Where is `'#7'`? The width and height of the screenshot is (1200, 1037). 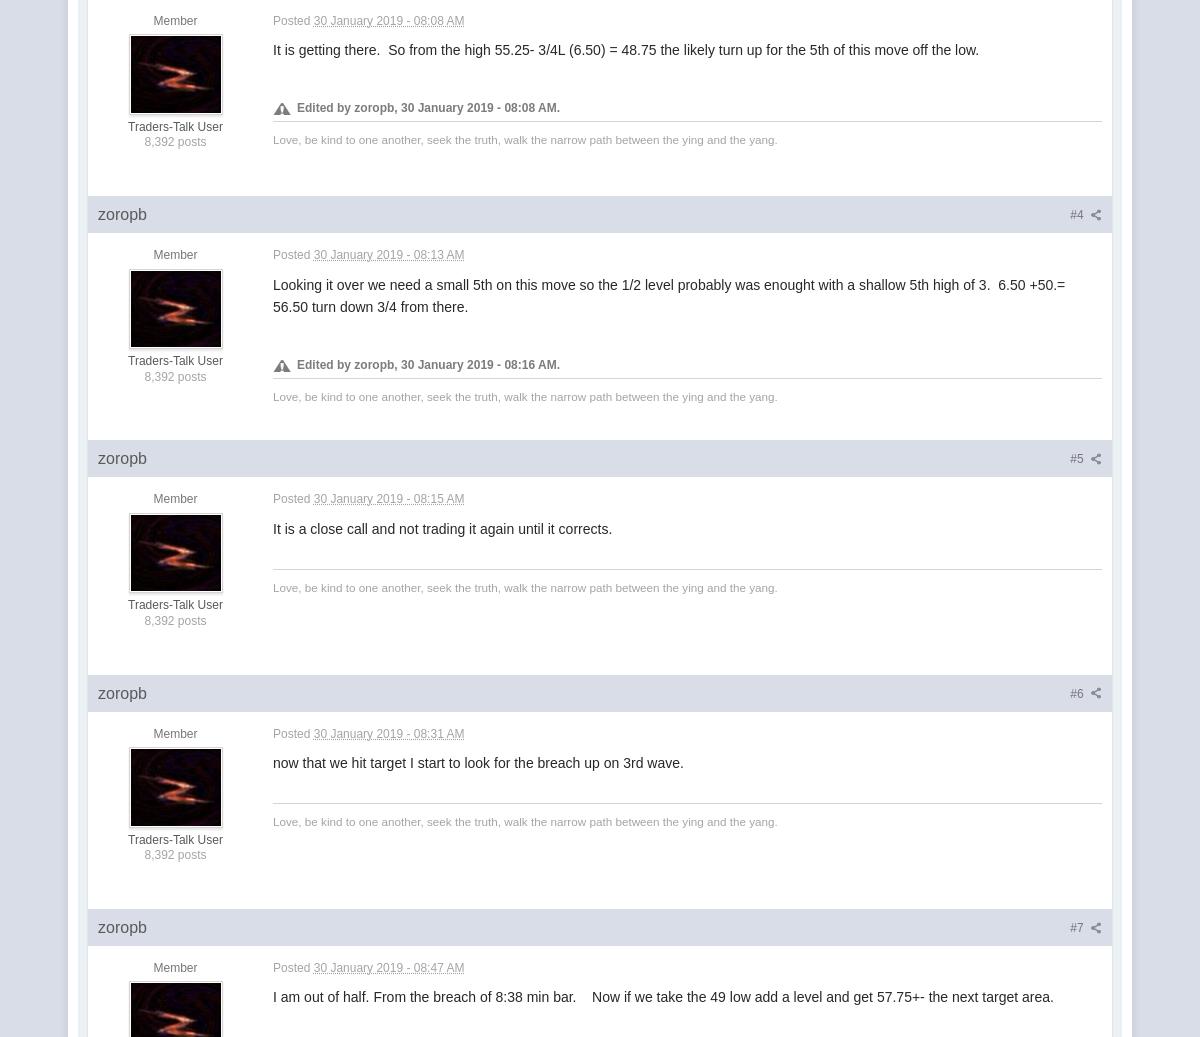
'#7' is located at coordinates (1077, 926).